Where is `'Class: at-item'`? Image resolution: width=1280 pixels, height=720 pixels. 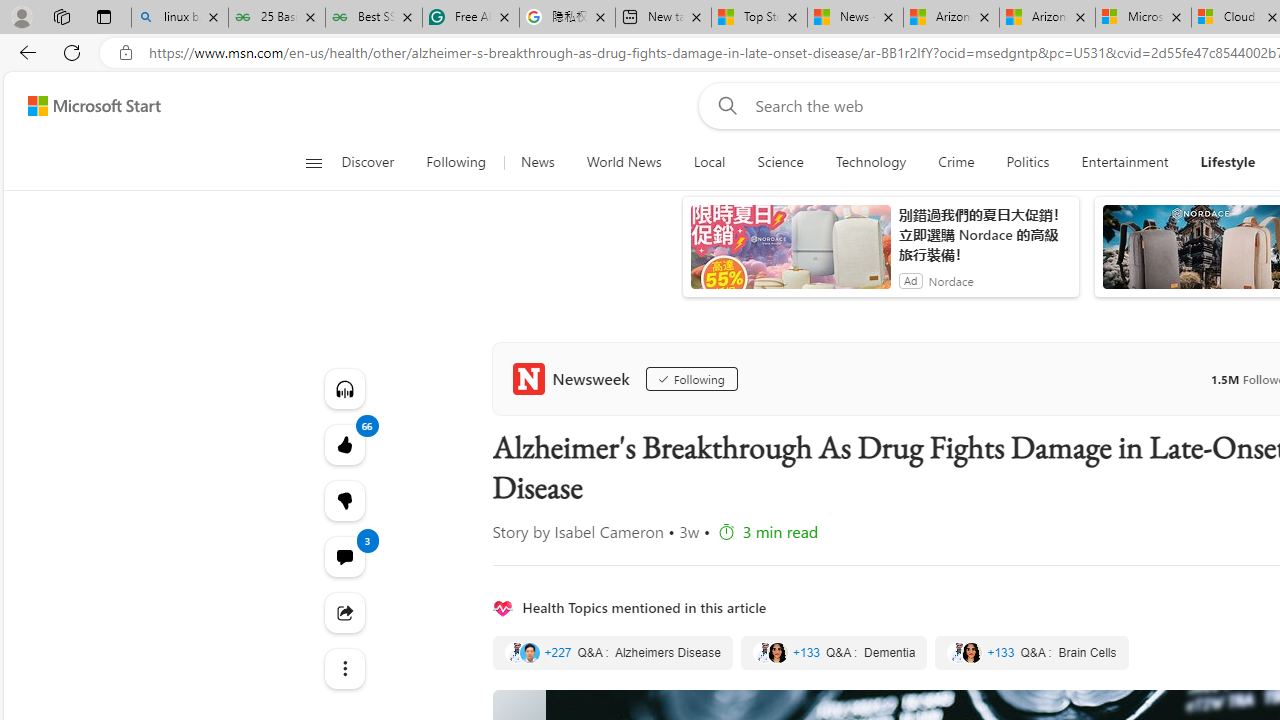
'Class: at-item' is located at coordinates (344, 668).